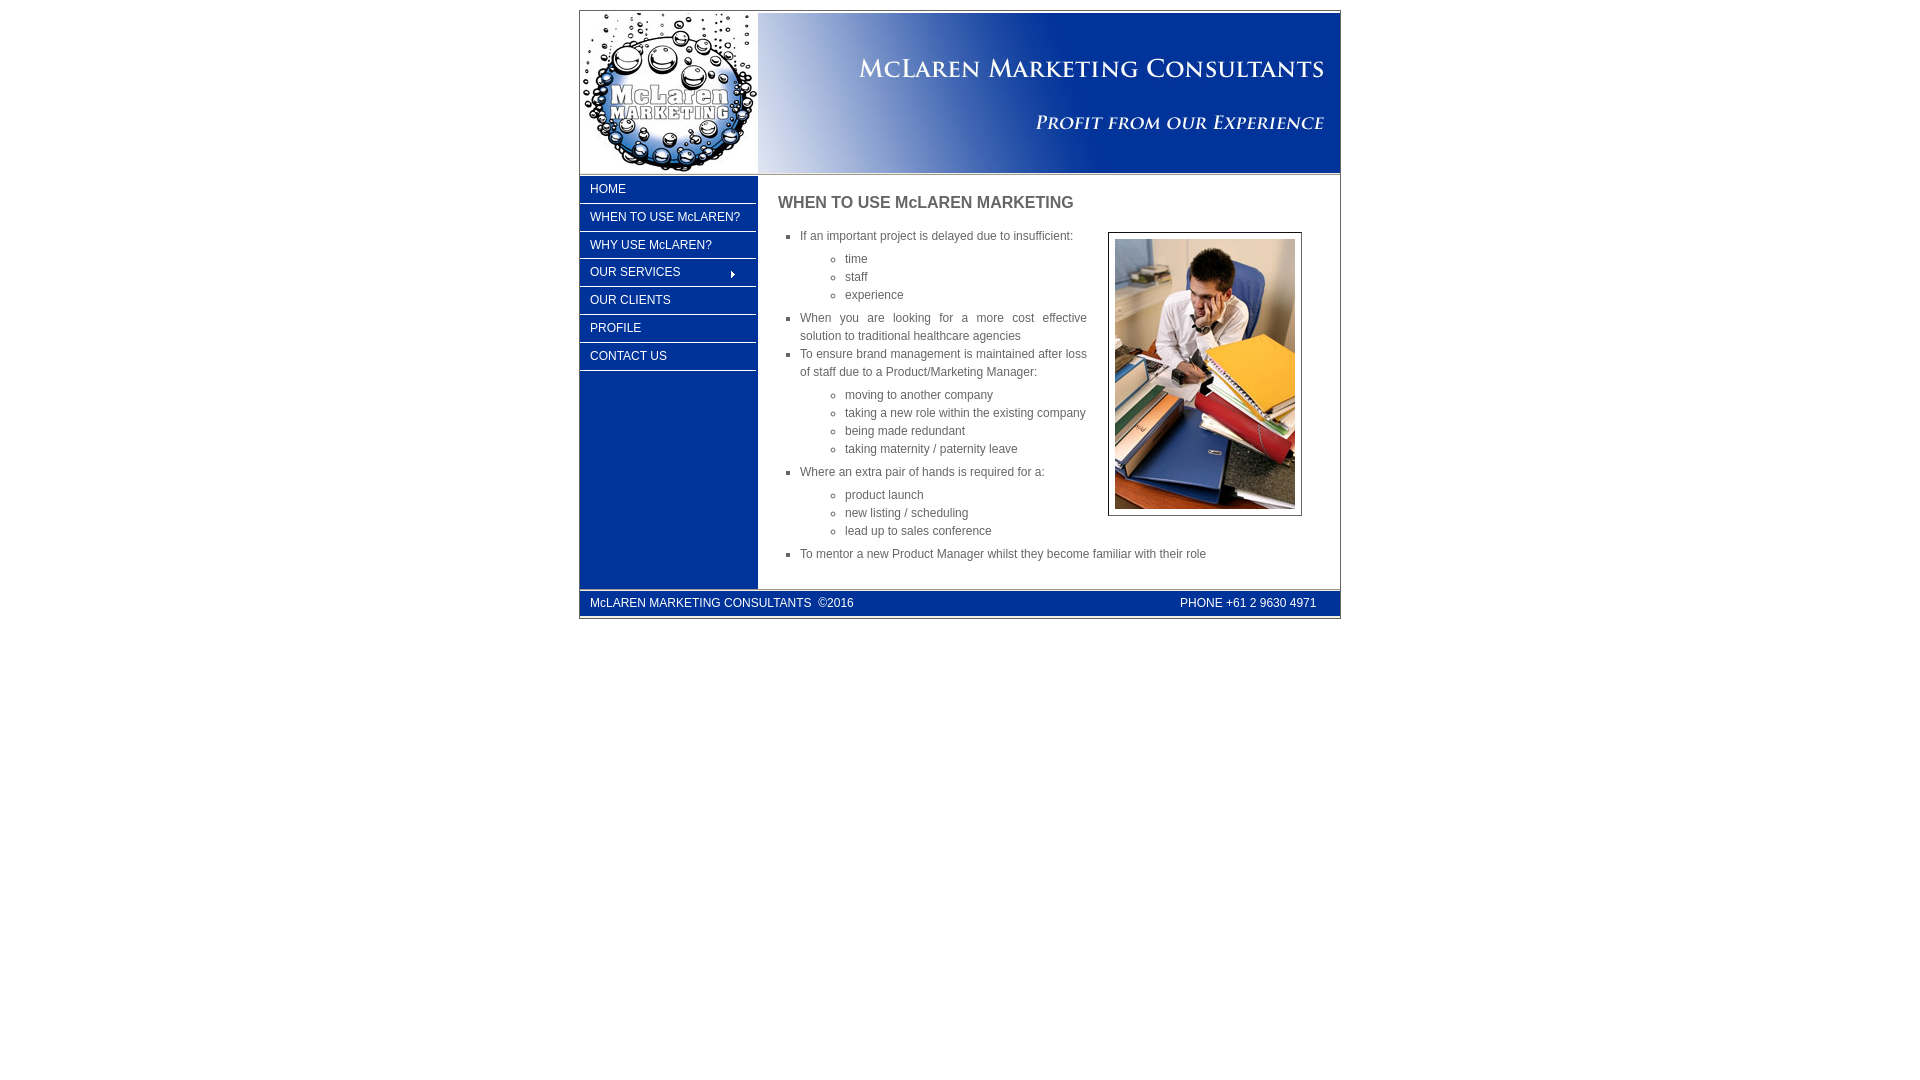 Image resolution: width=1920 pixels, height=1080 pixels. I want to click on 'WHY USE McLAREN?', so click(667, 245).